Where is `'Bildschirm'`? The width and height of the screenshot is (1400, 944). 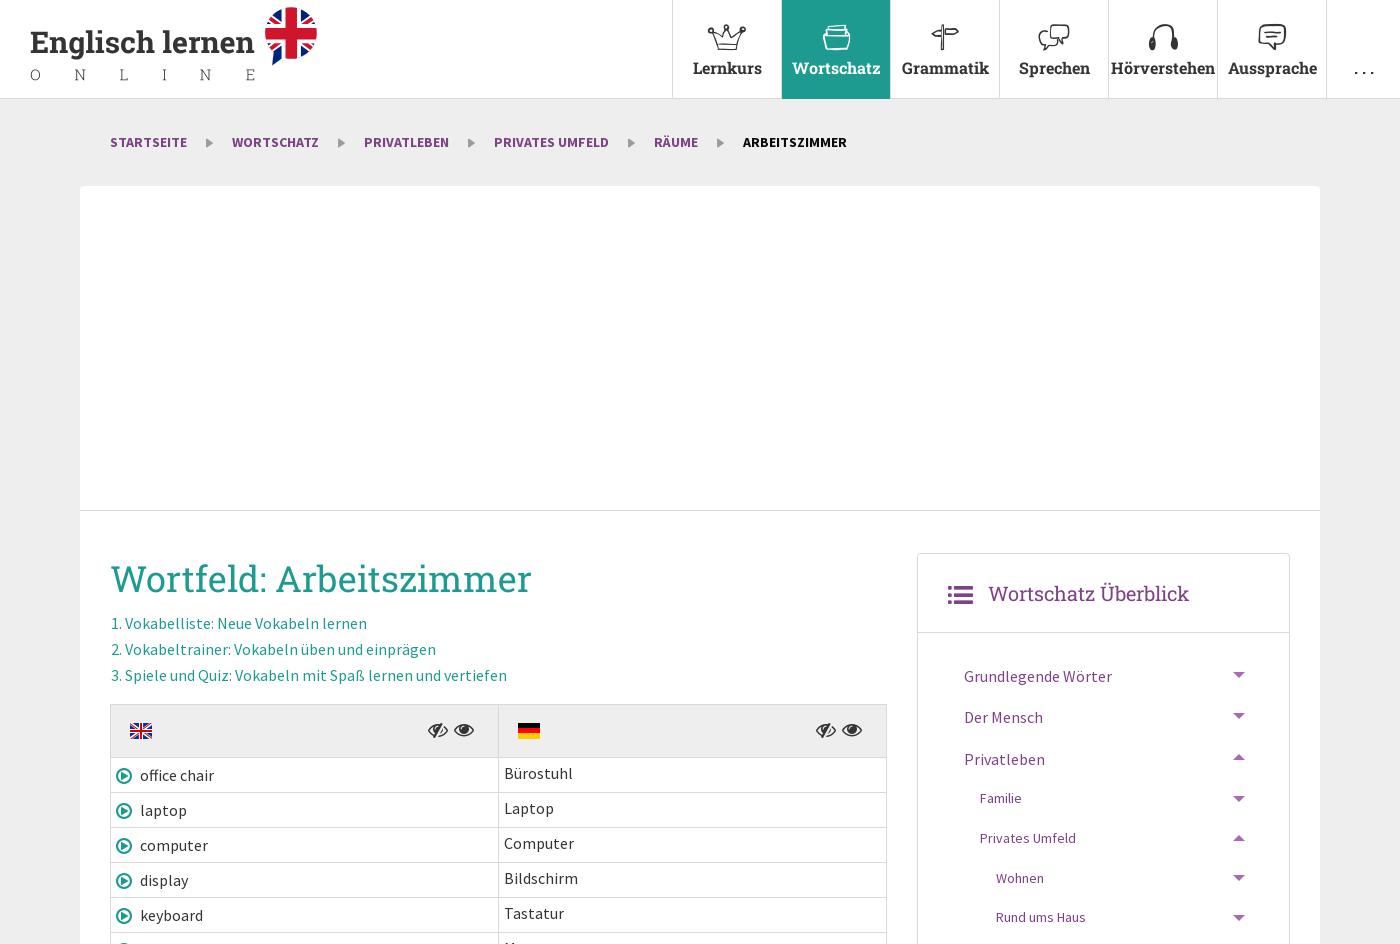
'Bildschirm' is located at coordinates (539, 878).